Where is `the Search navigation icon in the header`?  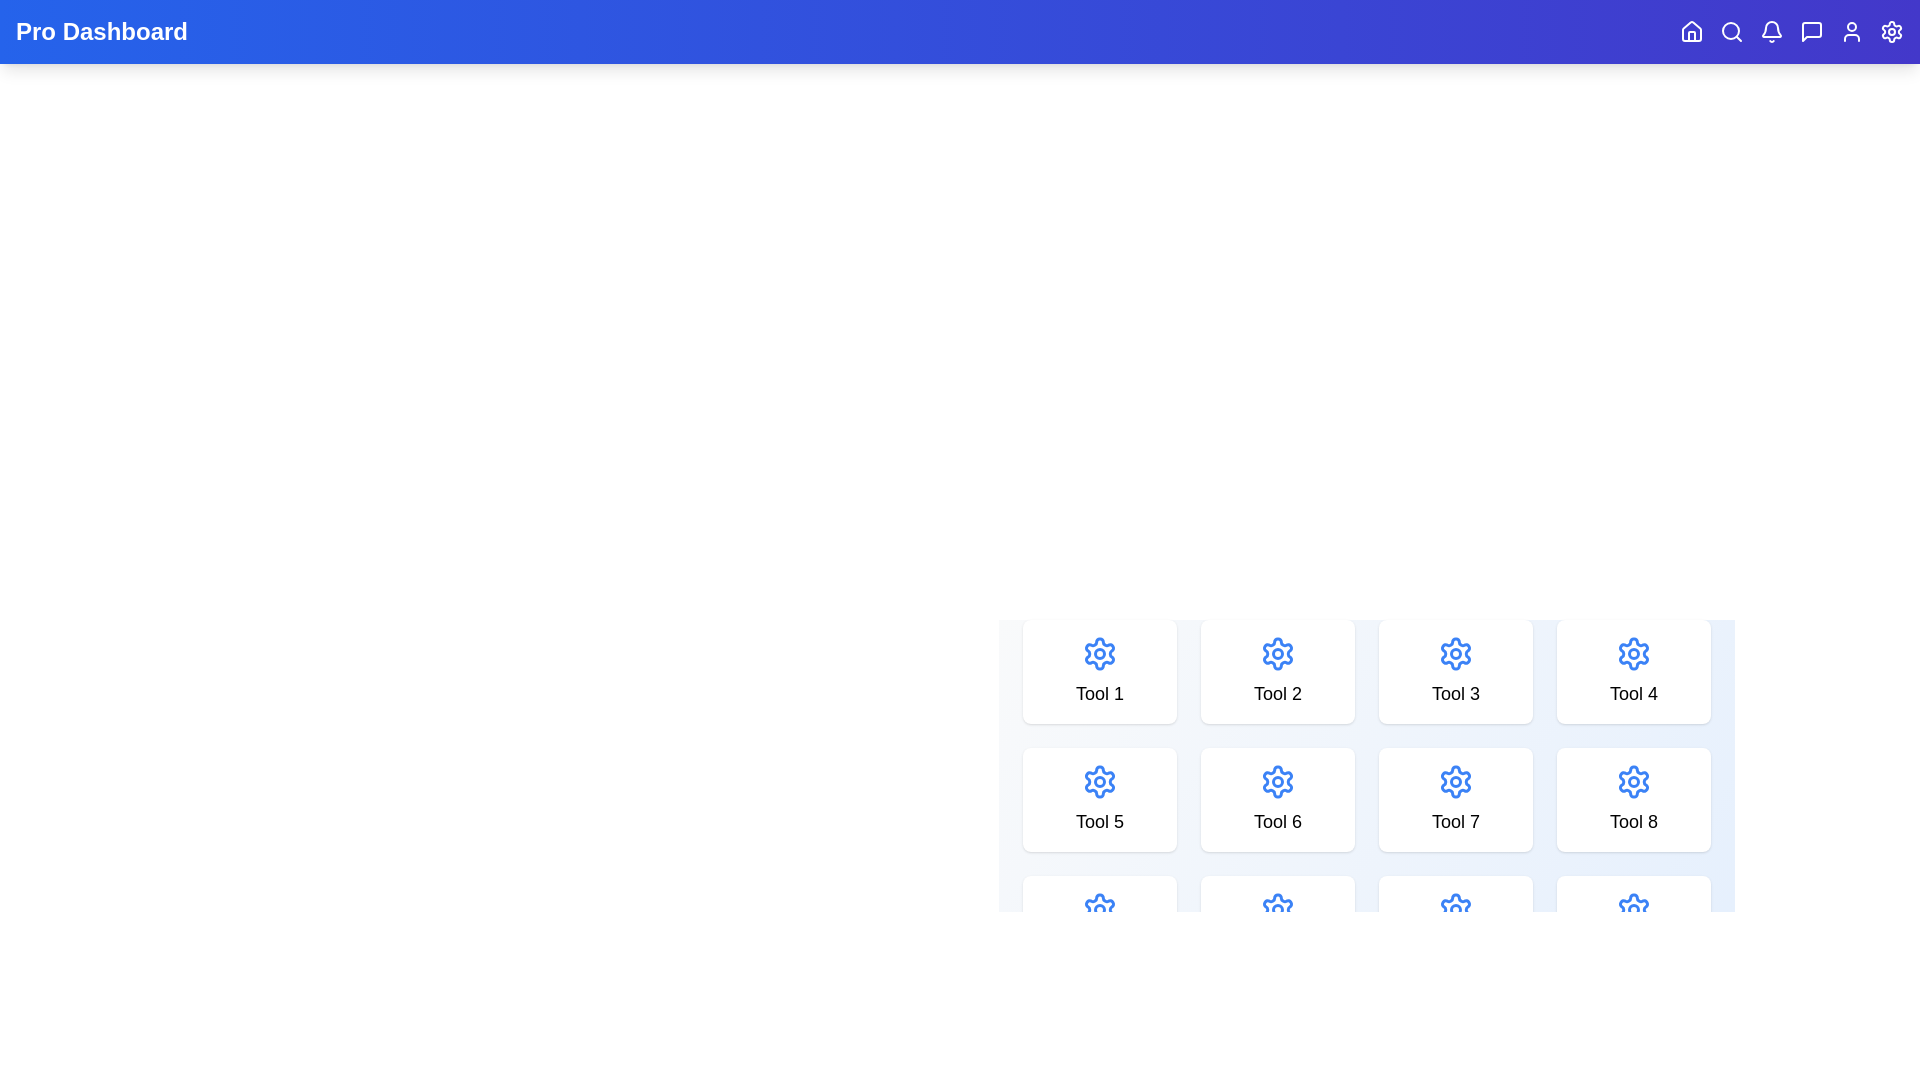 the Search navigation icon in the header is located at coordinates (1731, 31).